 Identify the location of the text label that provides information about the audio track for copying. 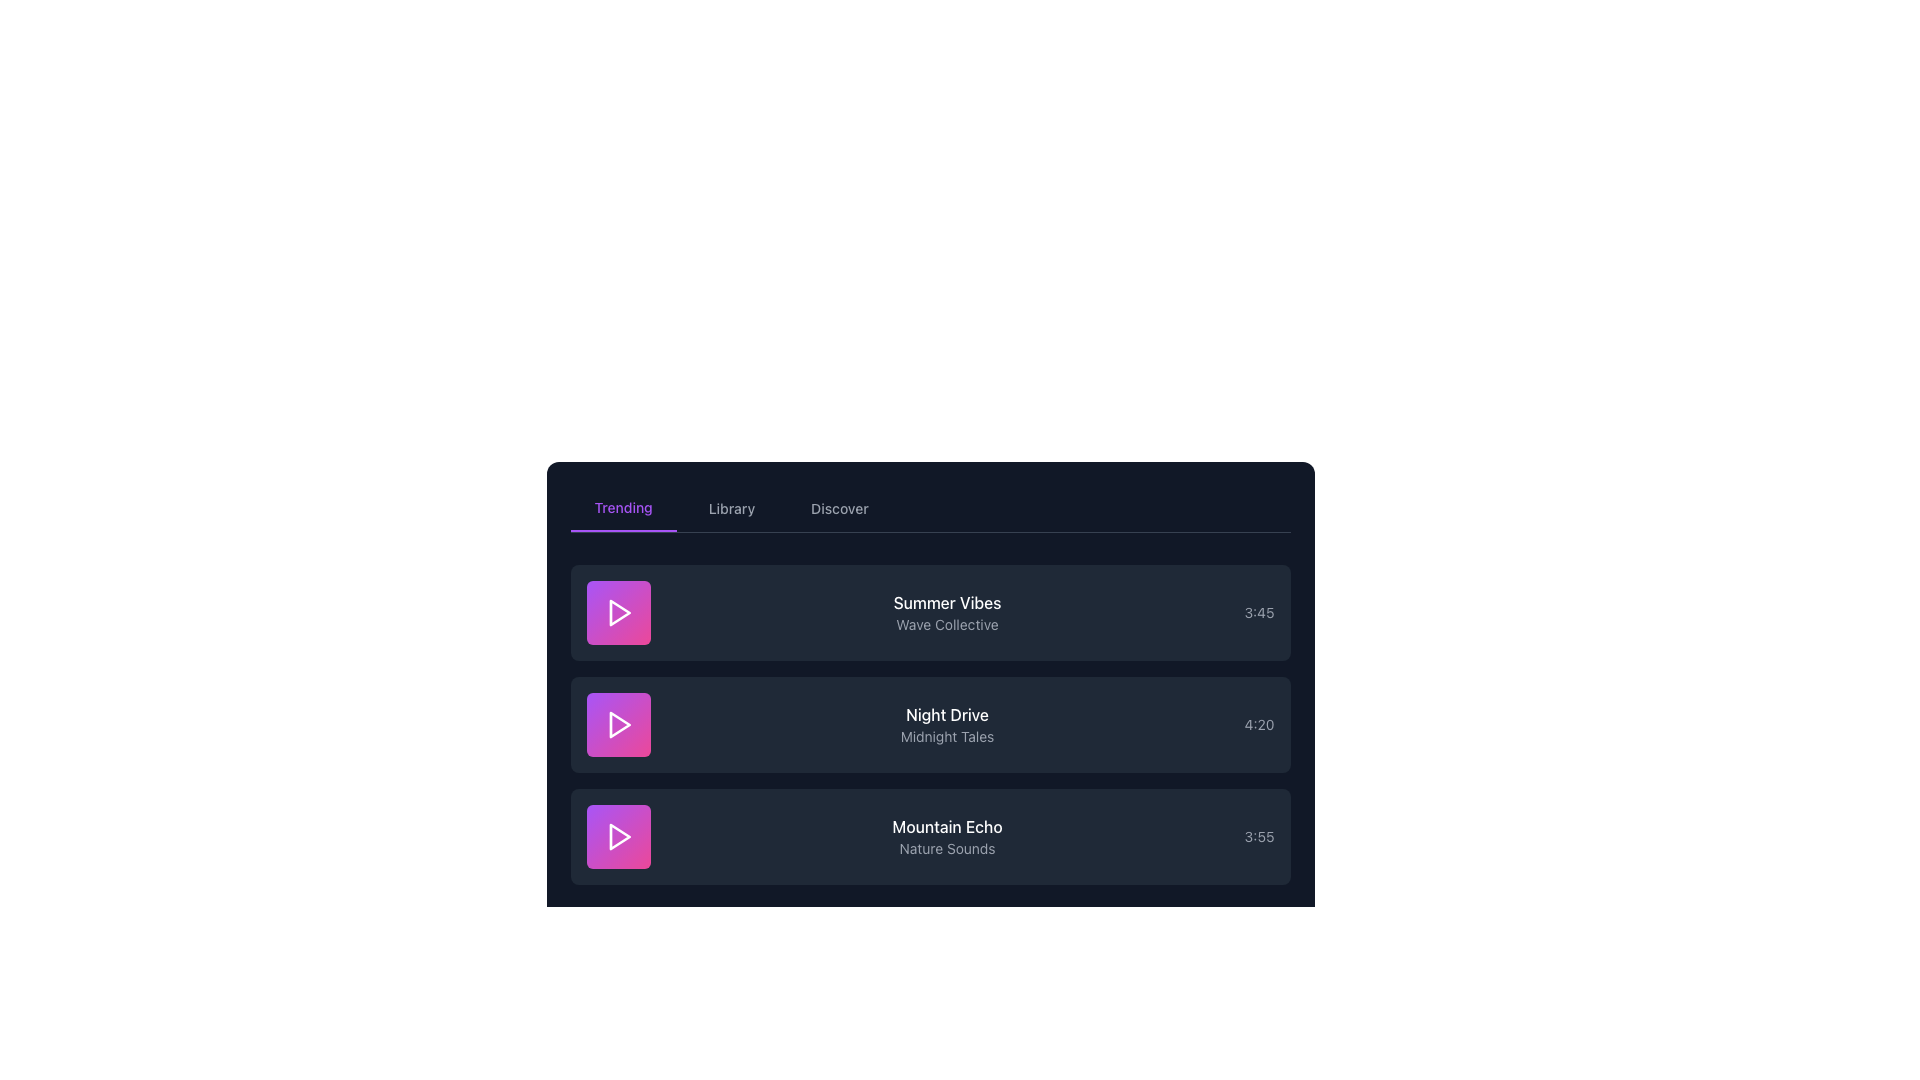
(946, 837).